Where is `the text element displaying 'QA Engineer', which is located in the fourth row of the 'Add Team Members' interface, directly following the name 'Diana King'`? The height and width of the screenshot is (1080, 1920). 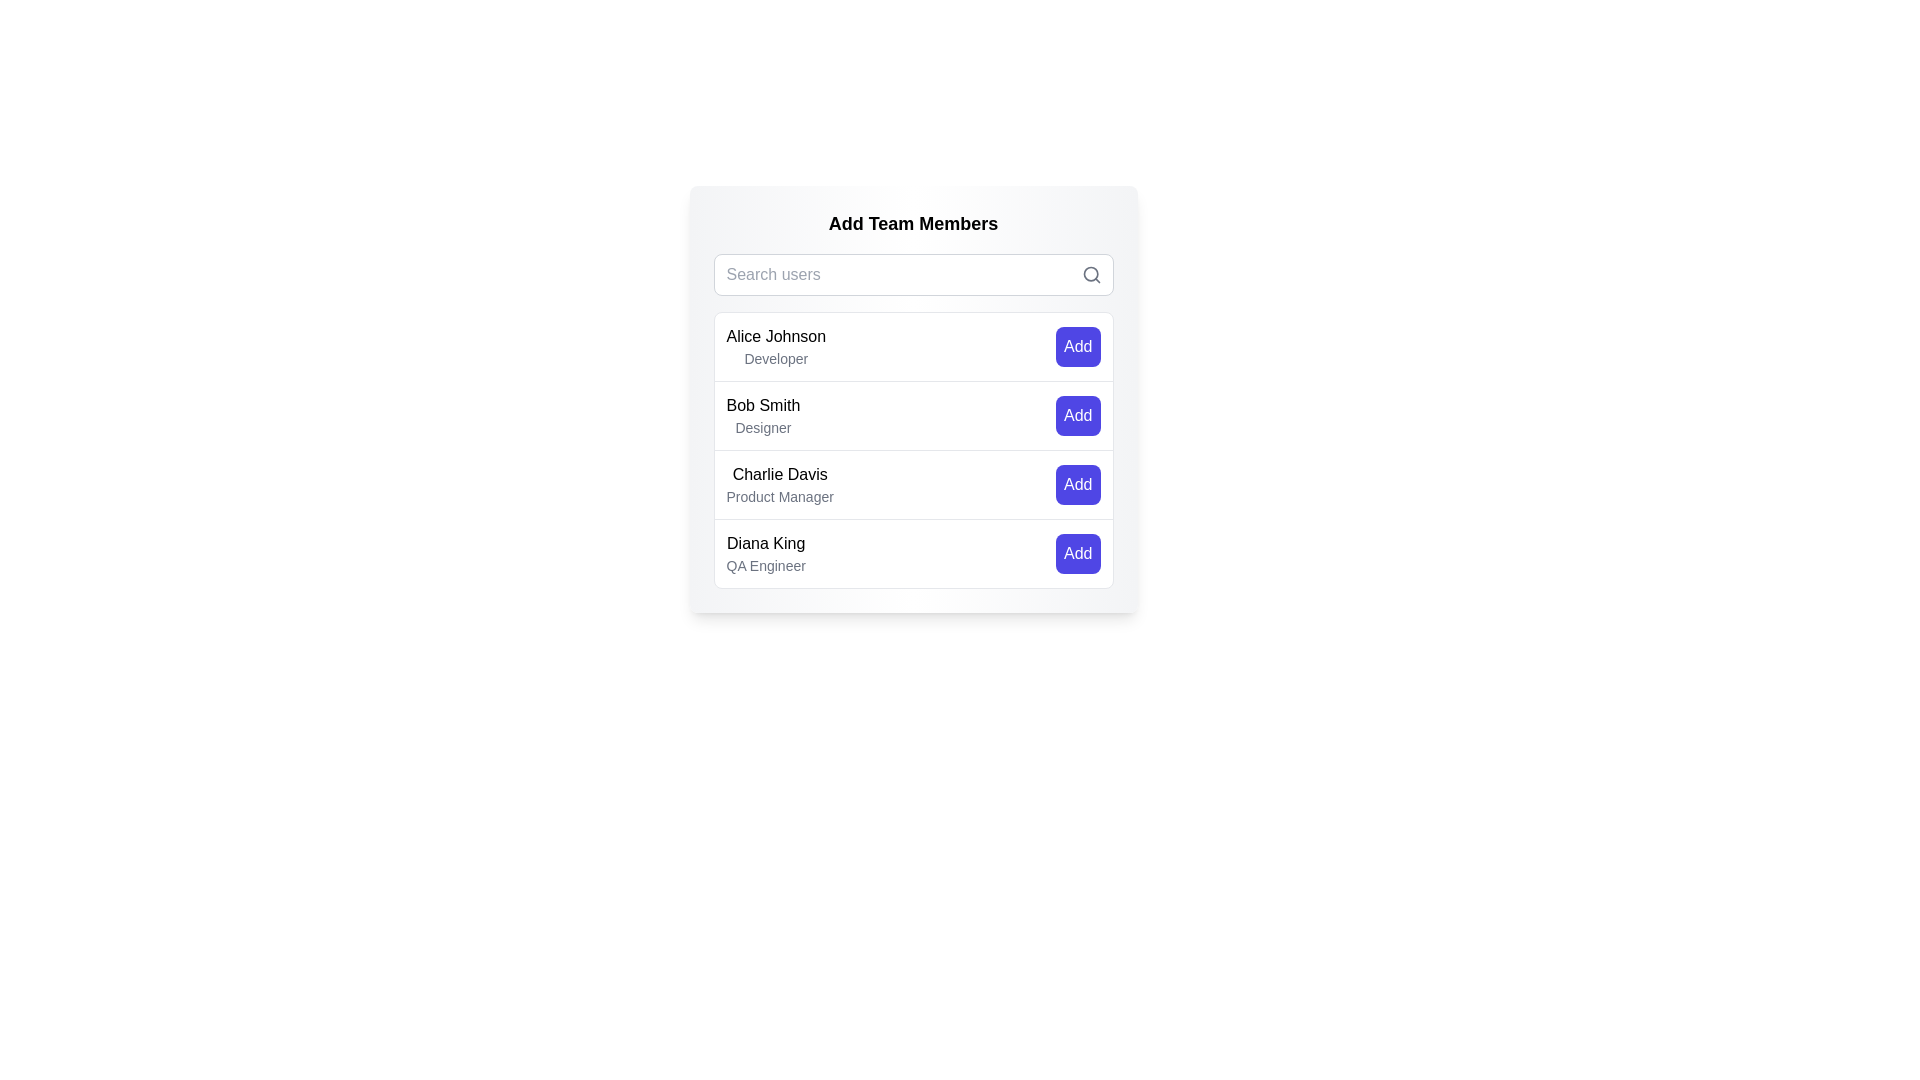 the text element displaying 'QA Engineer', which is located in the fourth row of the 'Add Team Members' interface, directly following the name 'Diana King' is located at coordinates (765, 566).